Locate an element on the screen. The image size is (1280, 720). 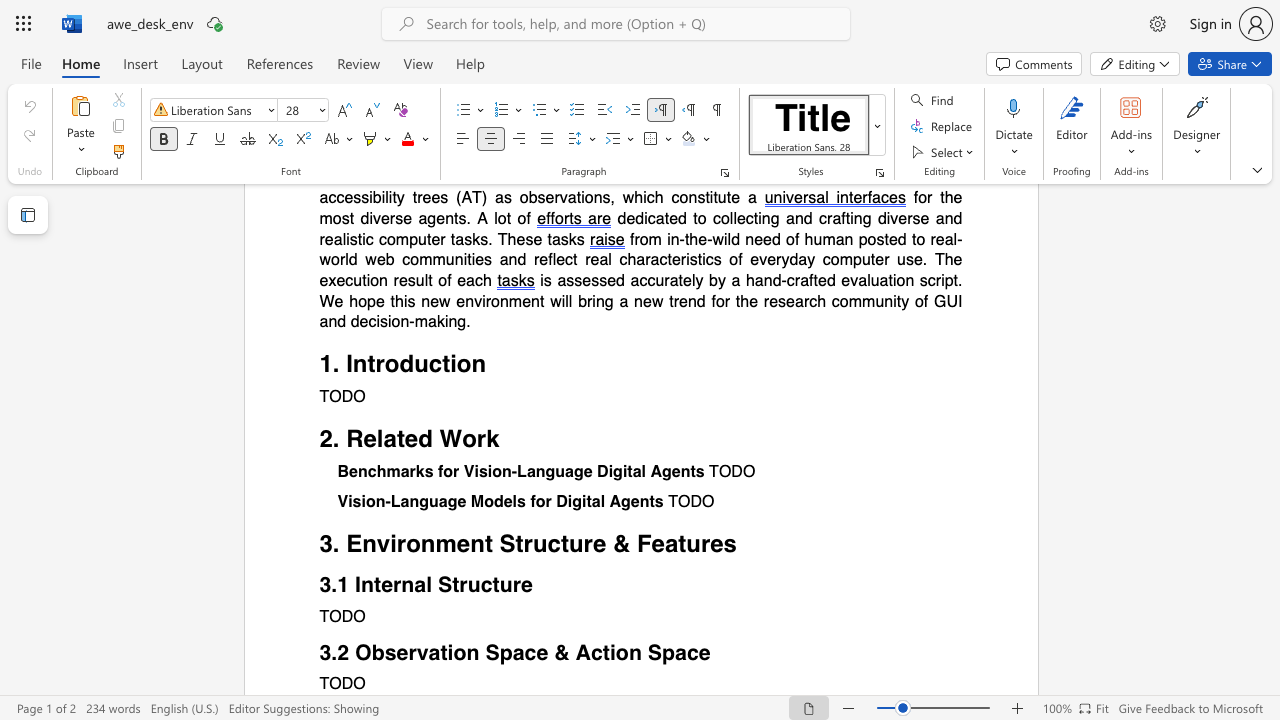
the subset text "Space" within the text "3.2 Observation Space & Action Space" is located at coordinates (647, 652).